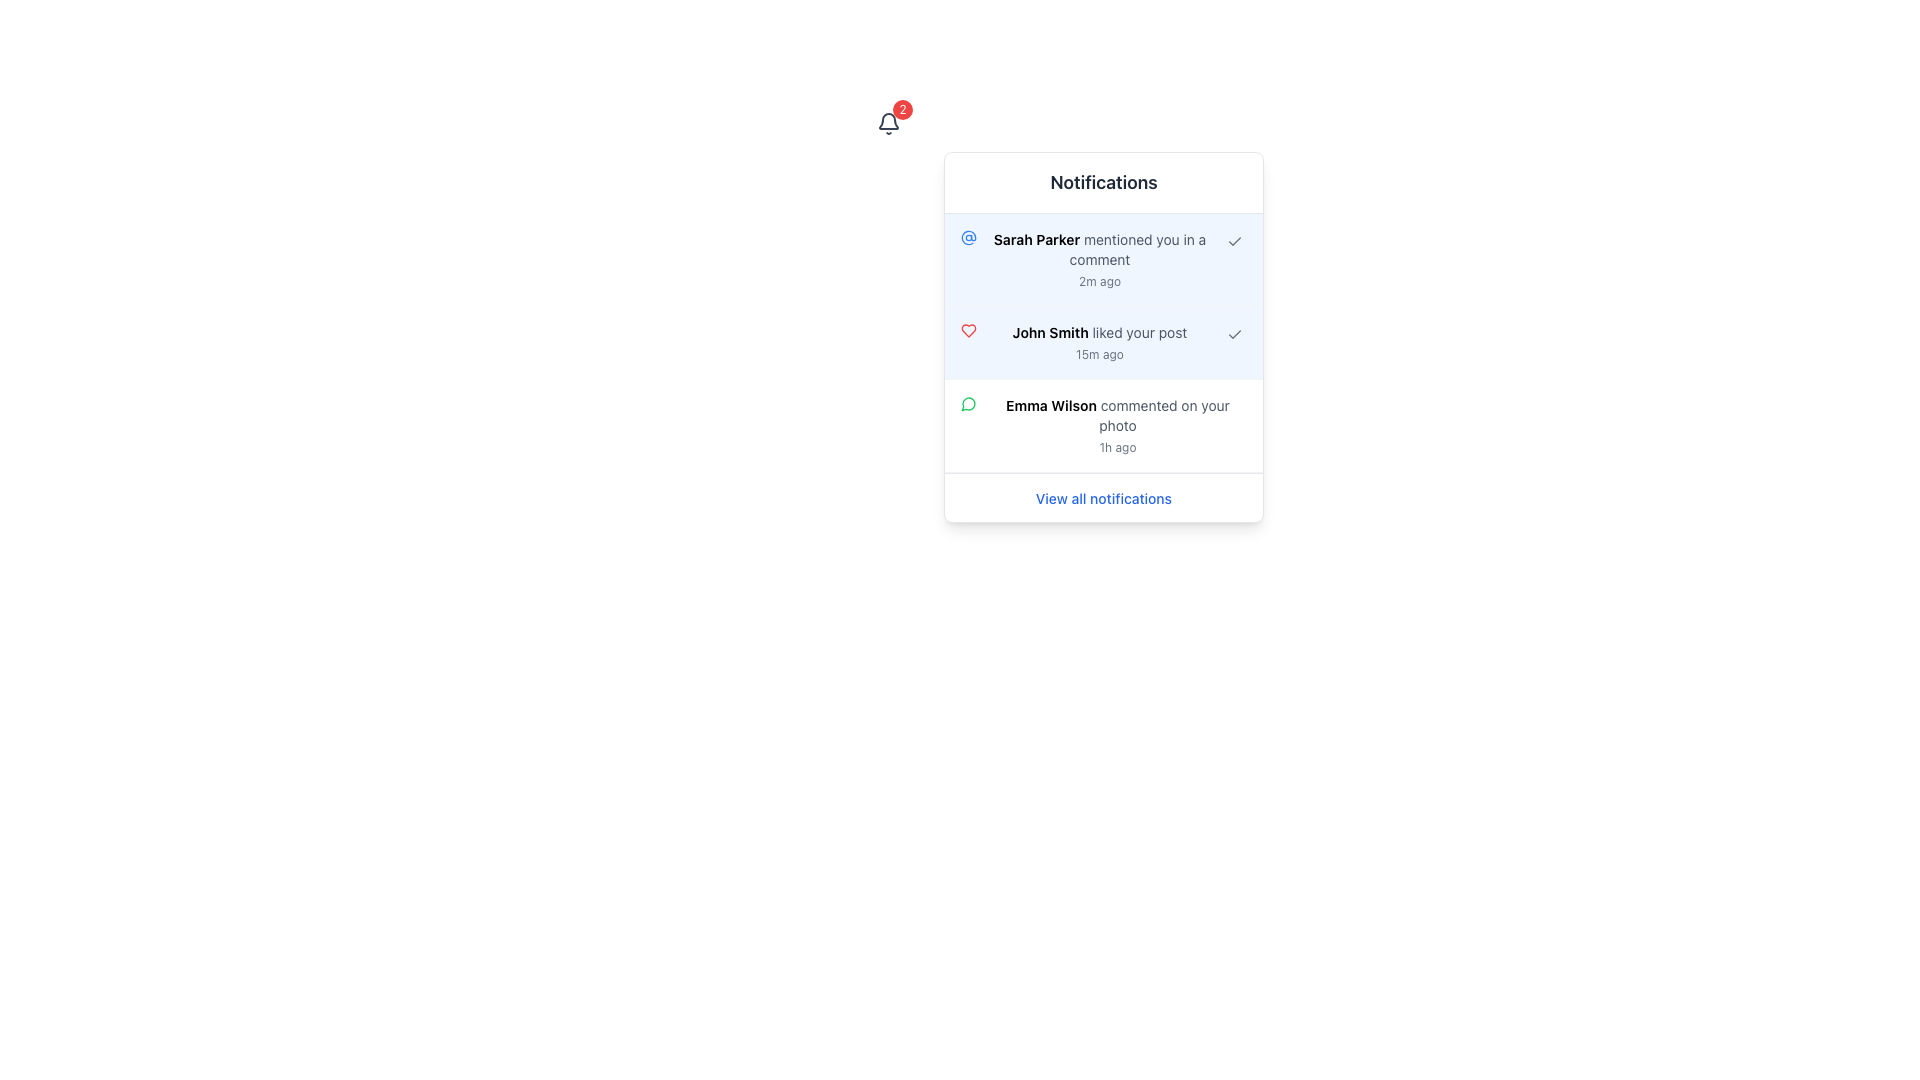  I want to click on the bell icon located centrally in the header section, positioned before the notification badge showing the number '2', so click(887, 123).